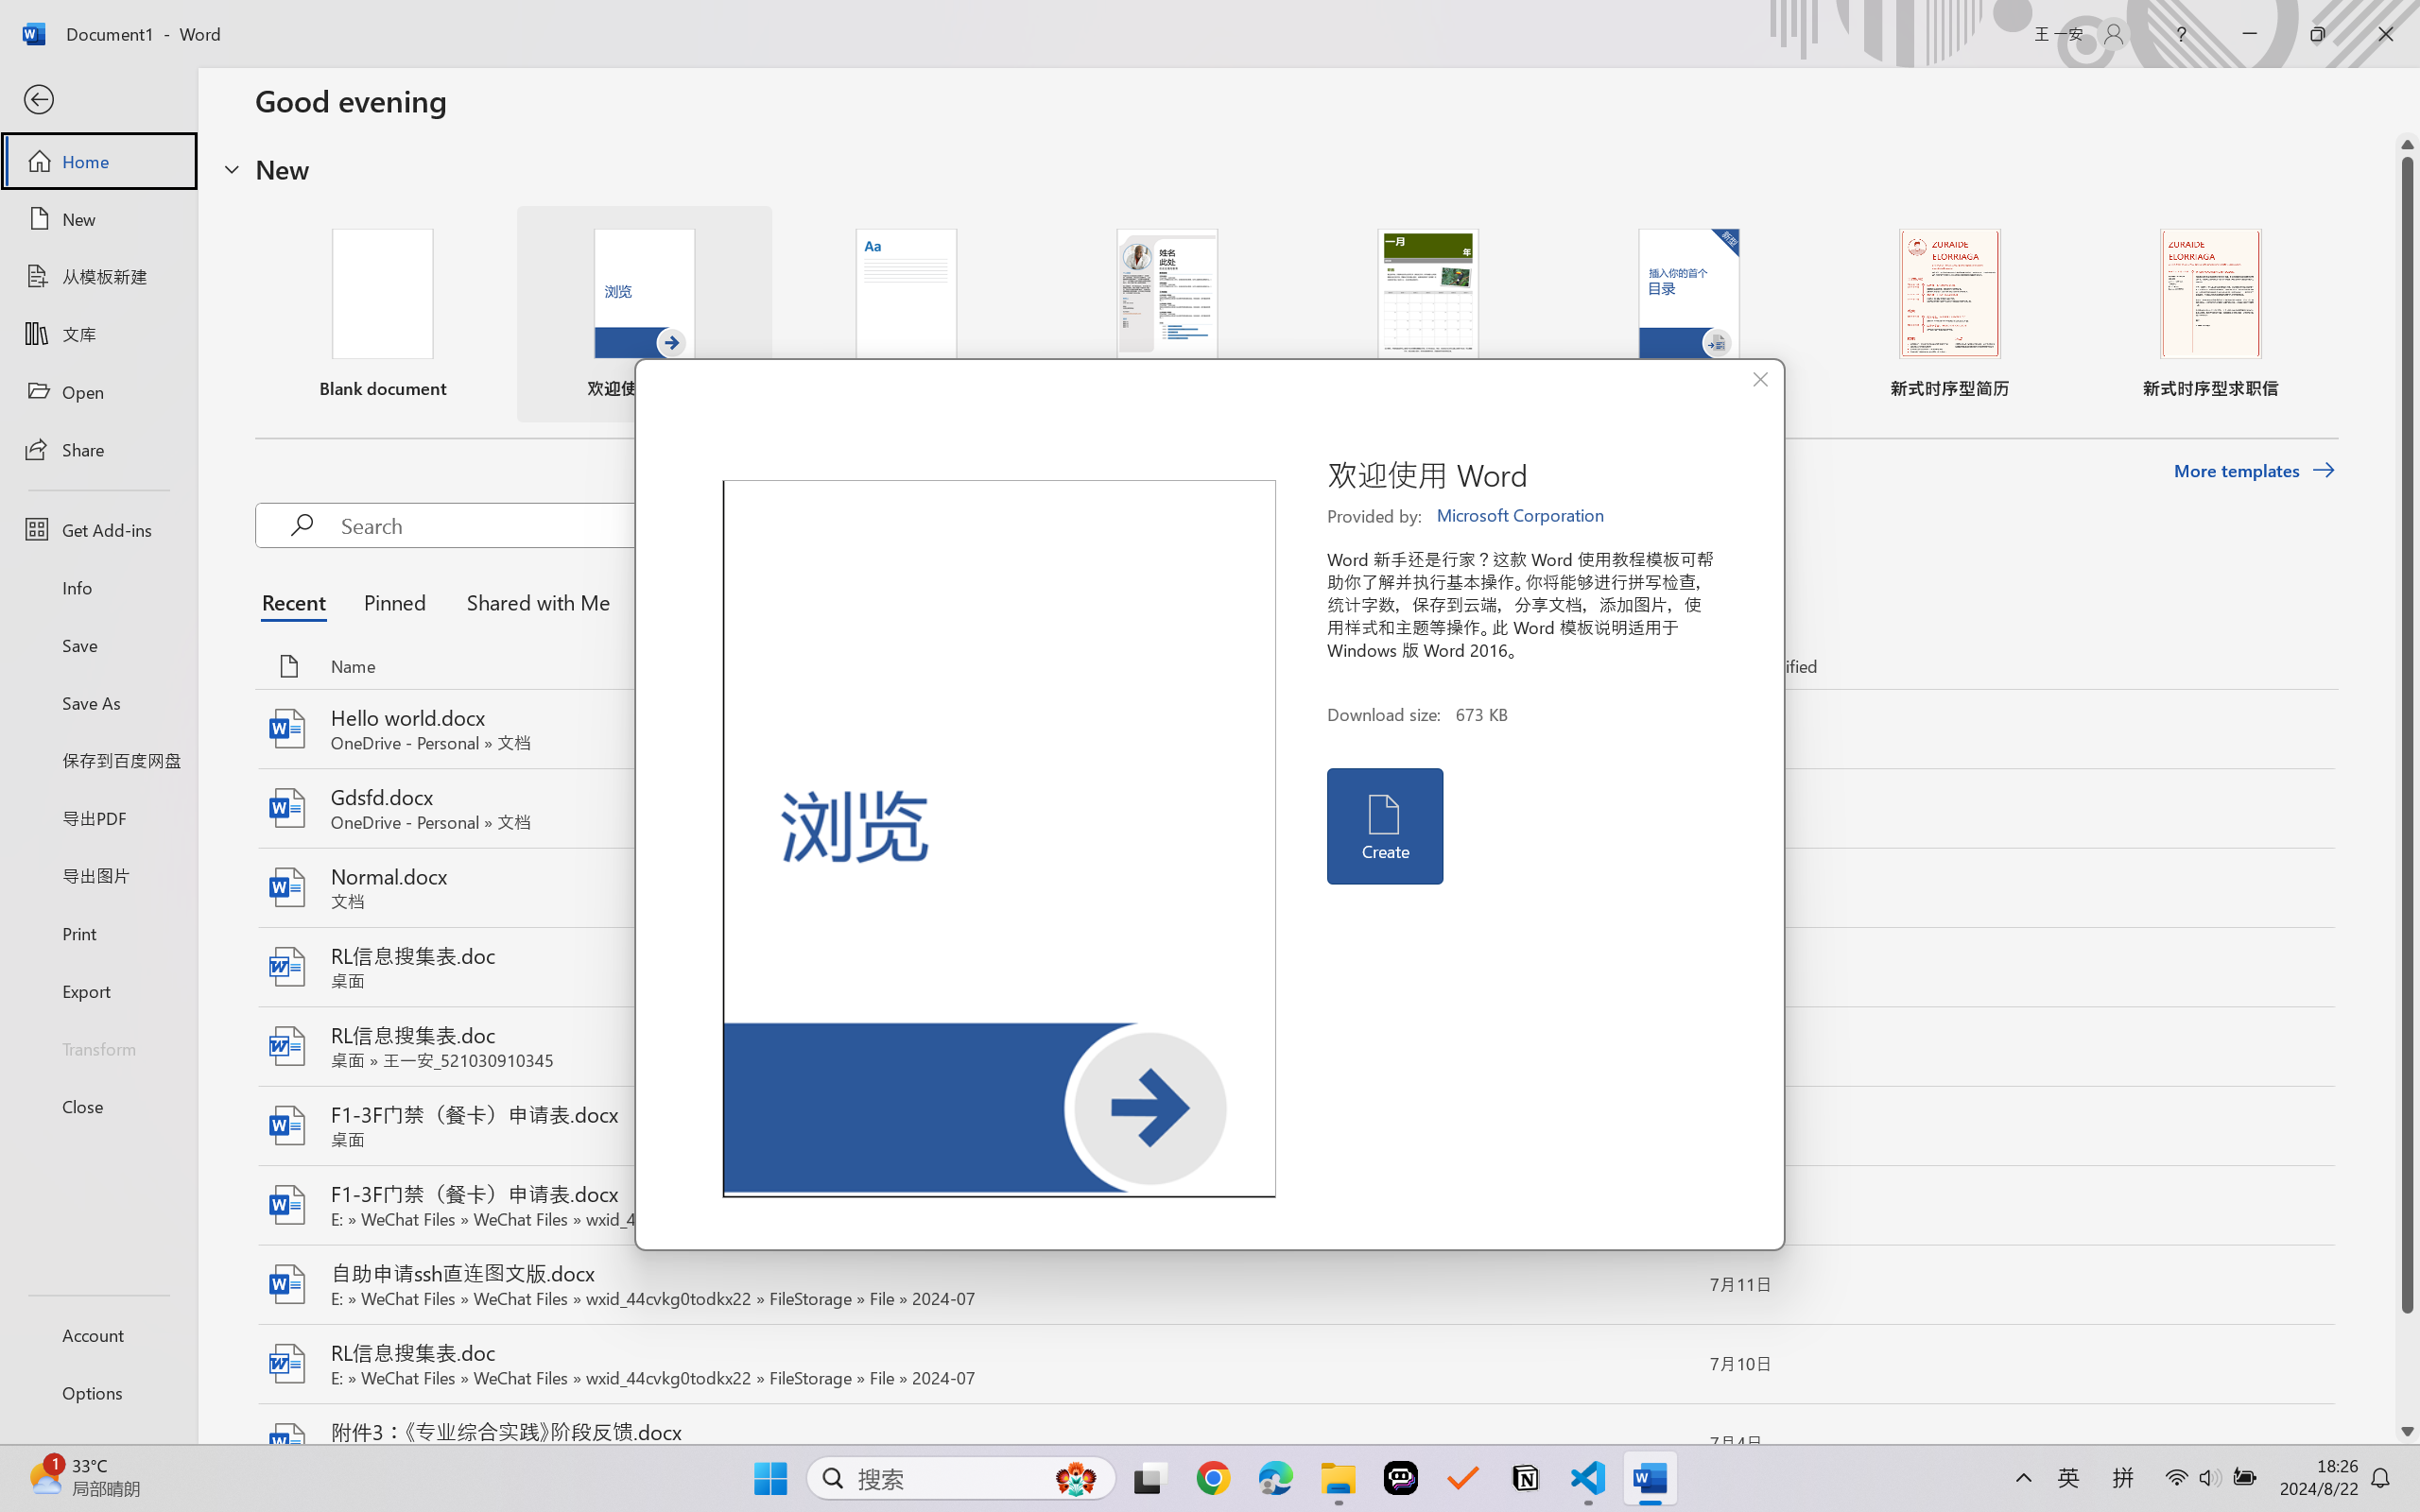  What do you see at coordinates (97, 217) in the screenshot?
I see `'New'` at bounding box center [97, 217].